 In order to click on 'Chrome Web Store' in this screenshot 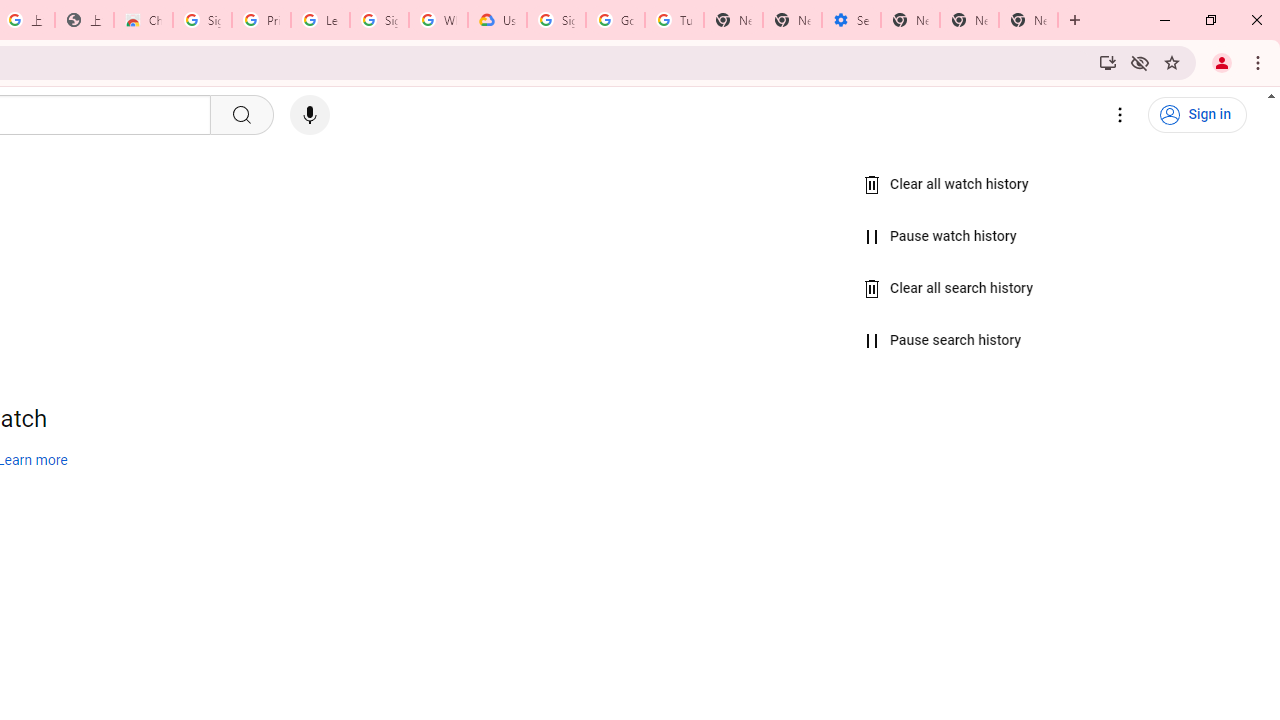, I will do `click(142, 20)`.